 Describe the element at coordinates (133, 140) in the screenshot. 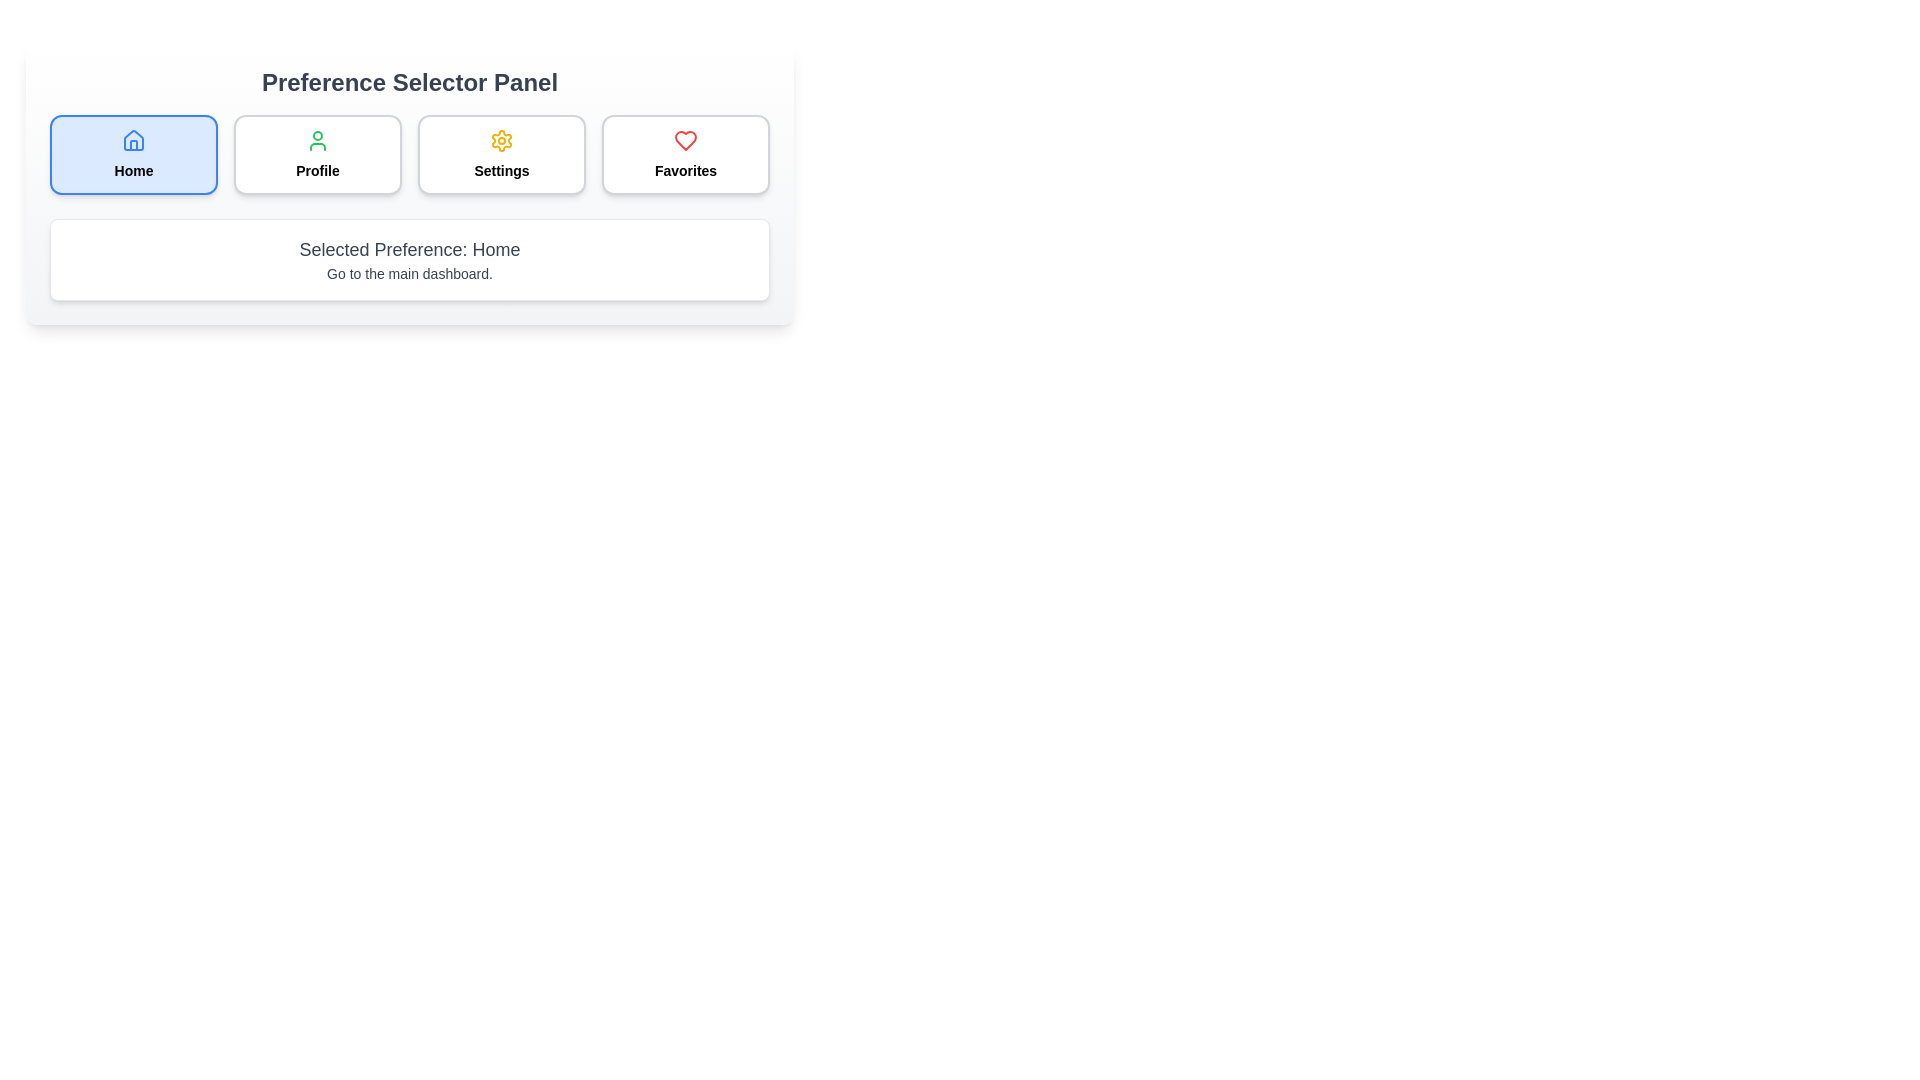

I see `the small blue house icon located in the first card labeled 'Home' in the preference selector panel` at that location.